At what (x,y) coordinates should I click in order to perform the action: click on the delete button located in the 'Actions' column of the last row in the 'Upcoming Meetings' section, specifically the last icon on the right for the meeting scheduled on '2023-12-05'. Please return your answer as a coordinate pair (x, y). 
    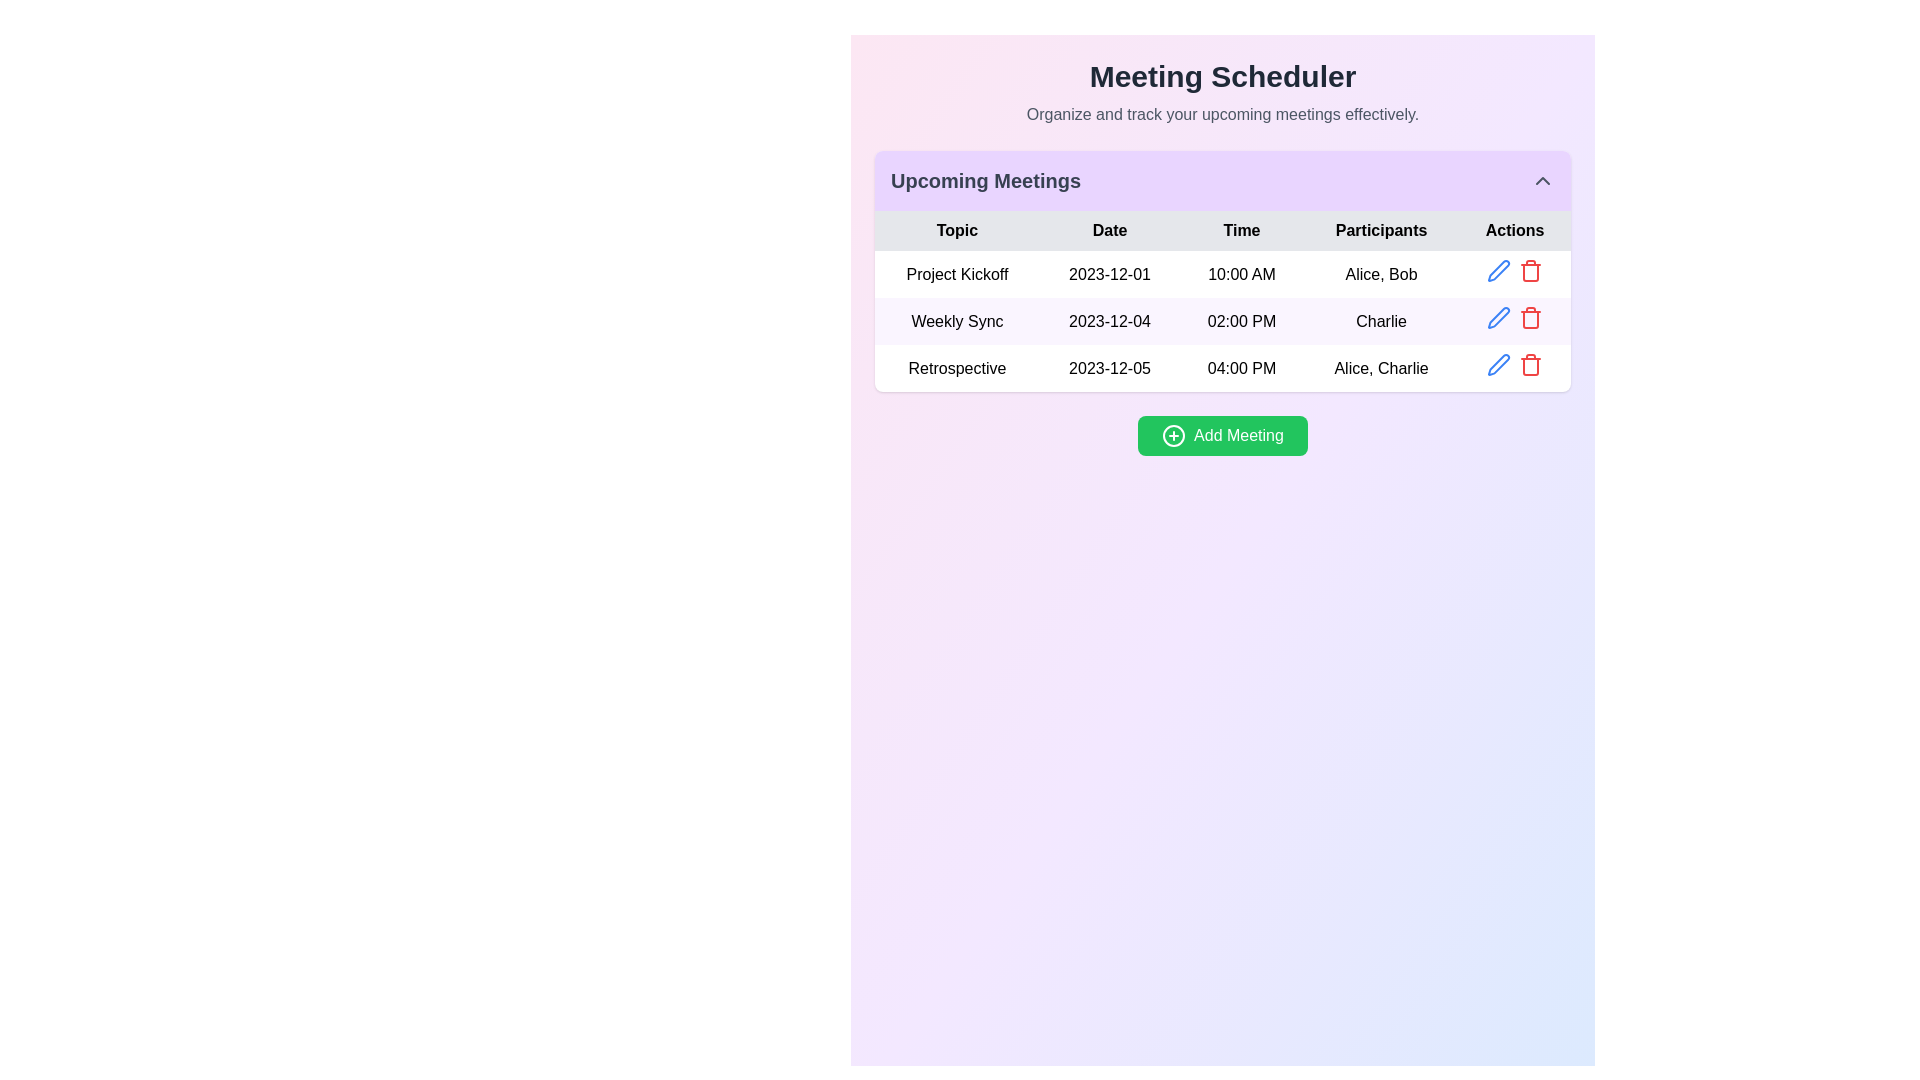
    Looking at the image, I should click on (1530, 270).